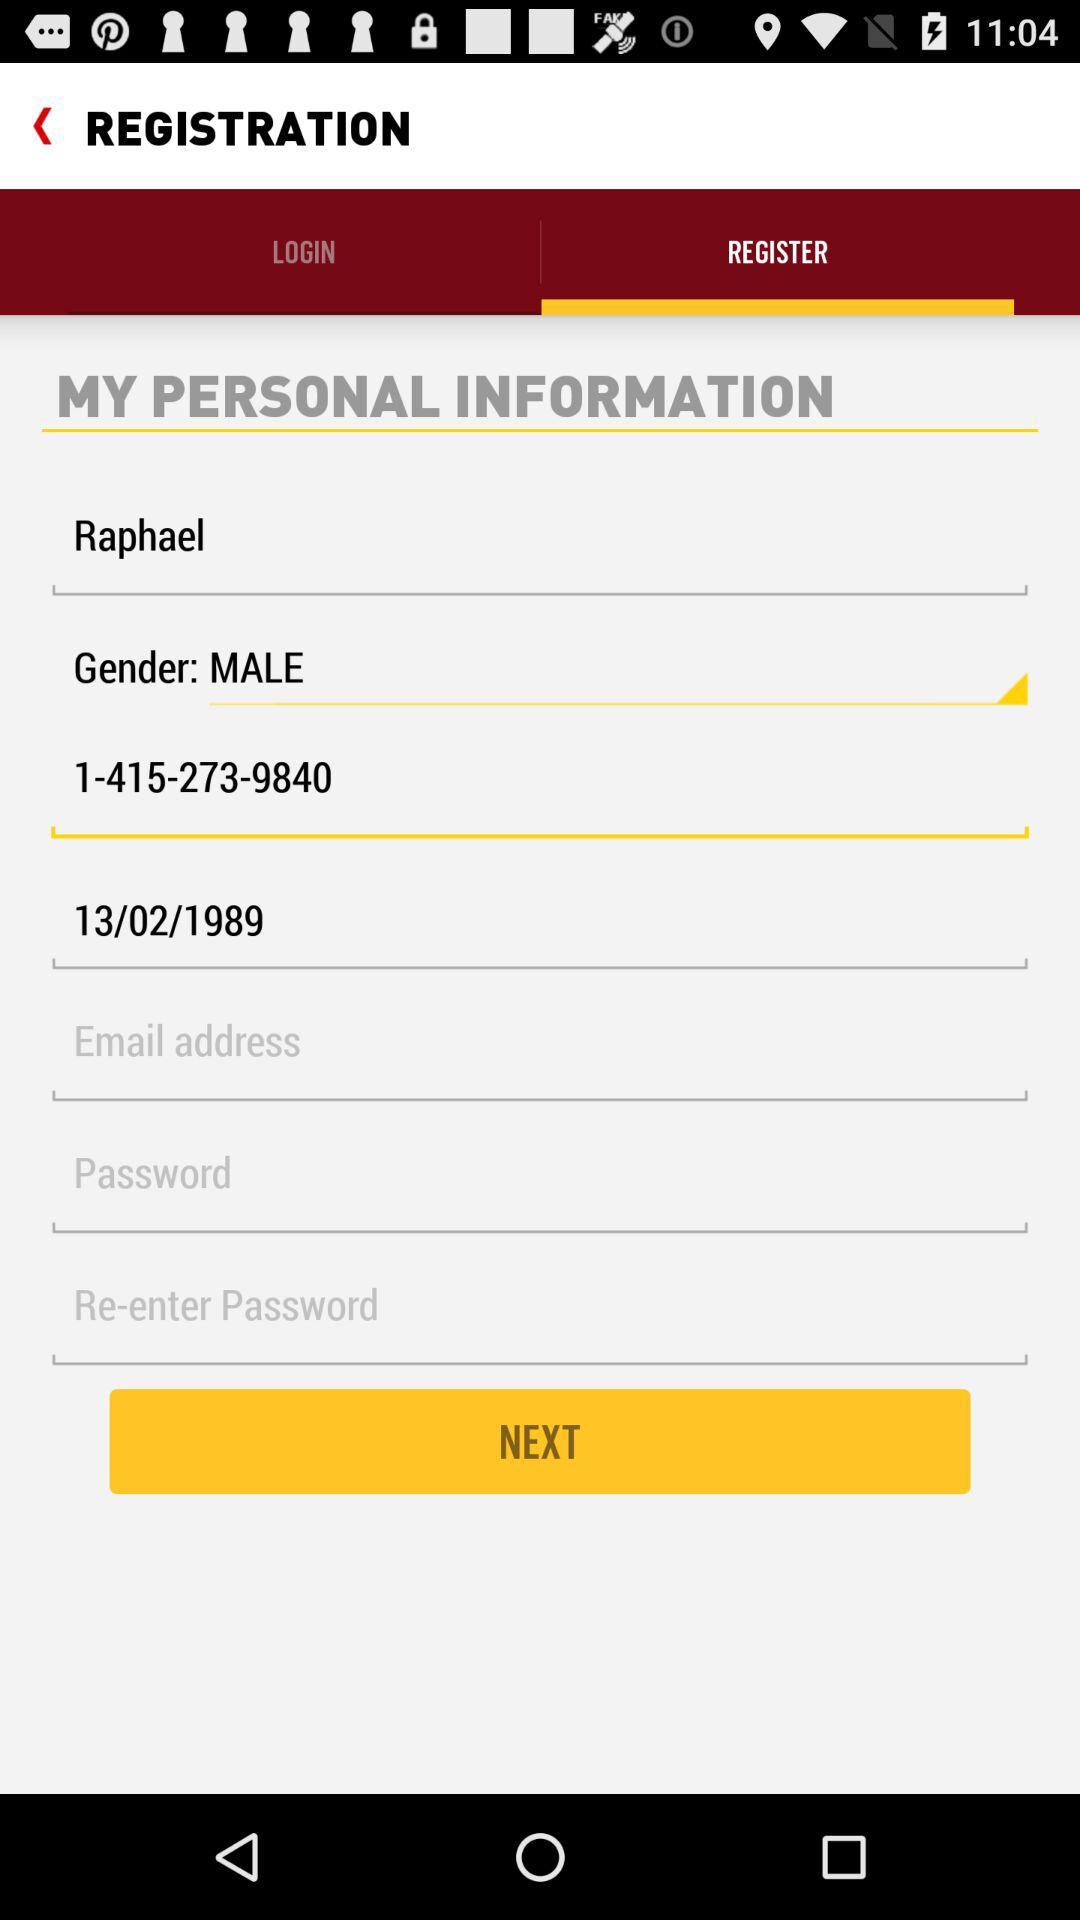 Image resolution: width=1080 pixels, height=1920 pixels. What do you see at coordinates (540, 787) in the screenshot?
I see `the icon above the 13/02/1989 item` at bounding box center [540, 787].